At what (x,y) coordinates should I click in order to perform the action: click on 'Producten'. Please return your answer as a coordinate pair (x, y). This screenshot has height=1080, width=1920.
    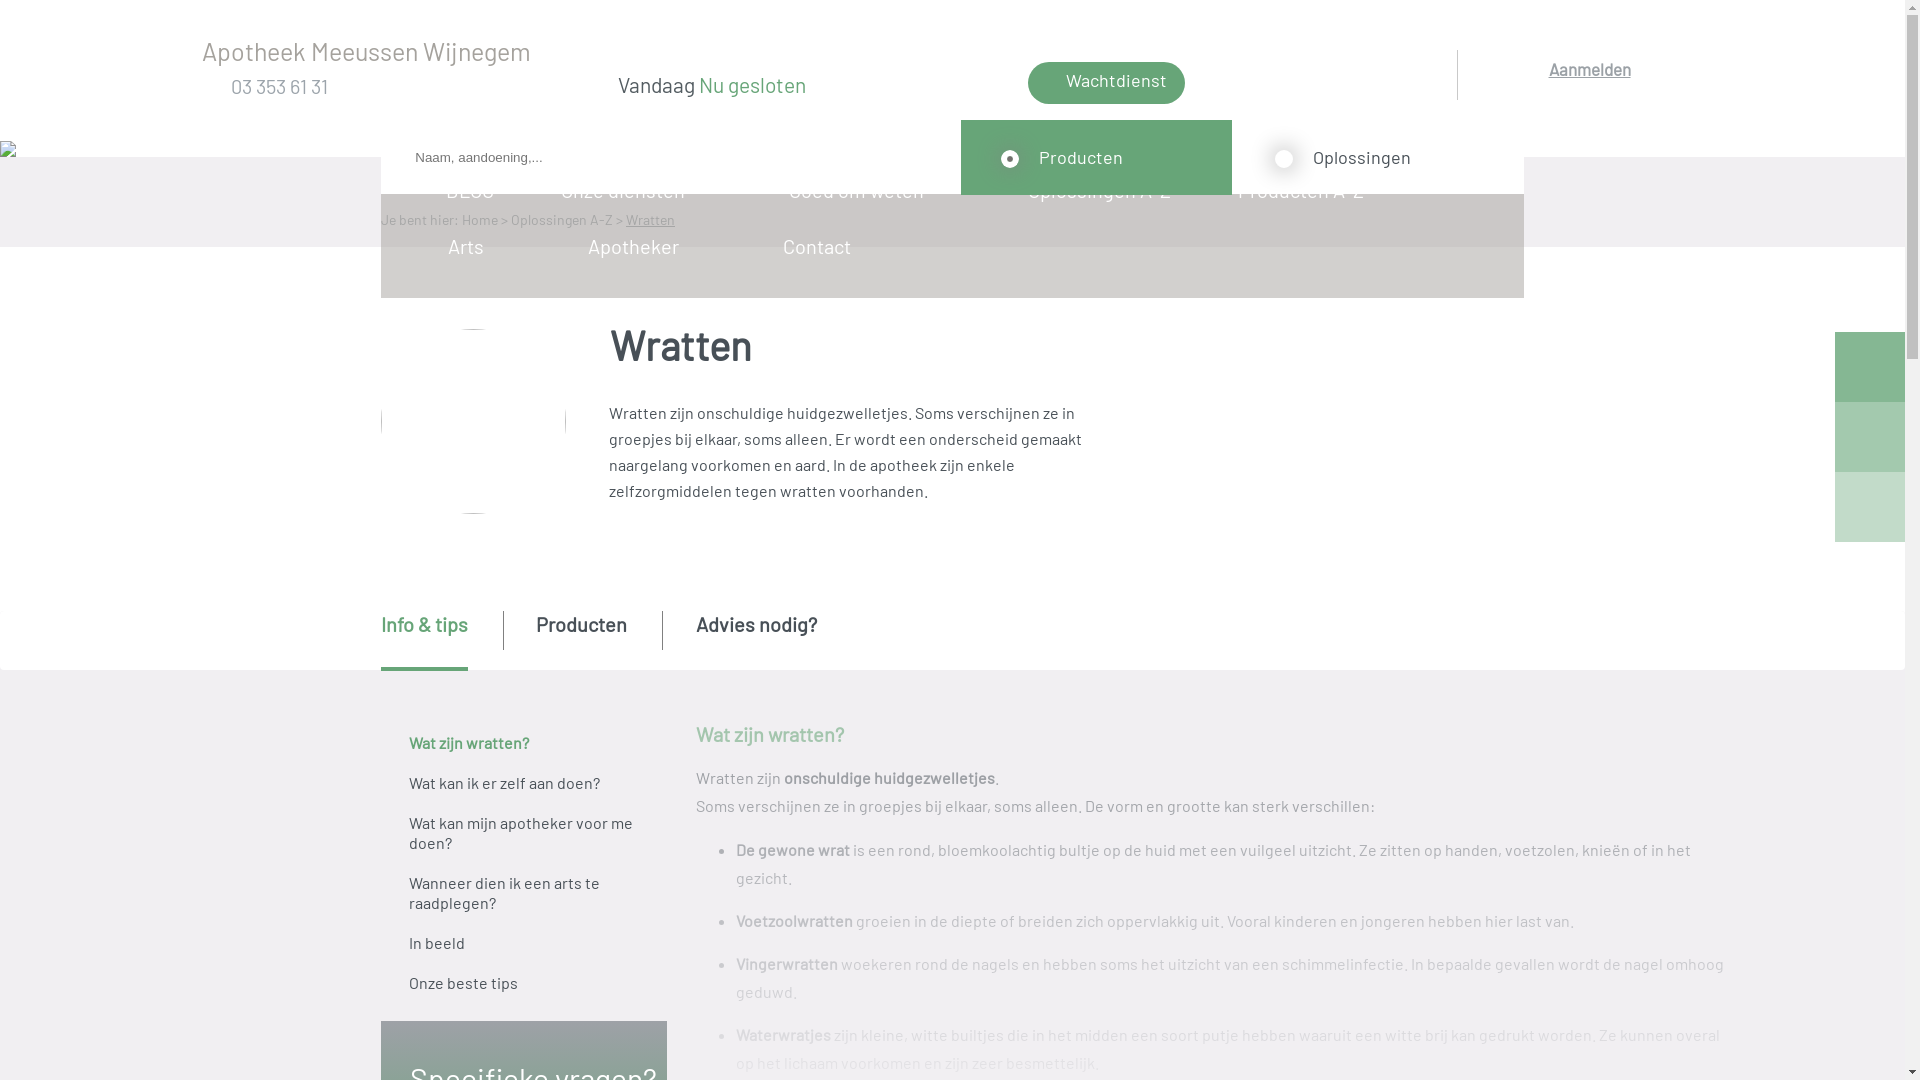
    Looking at the image, I should click on (536, 639).